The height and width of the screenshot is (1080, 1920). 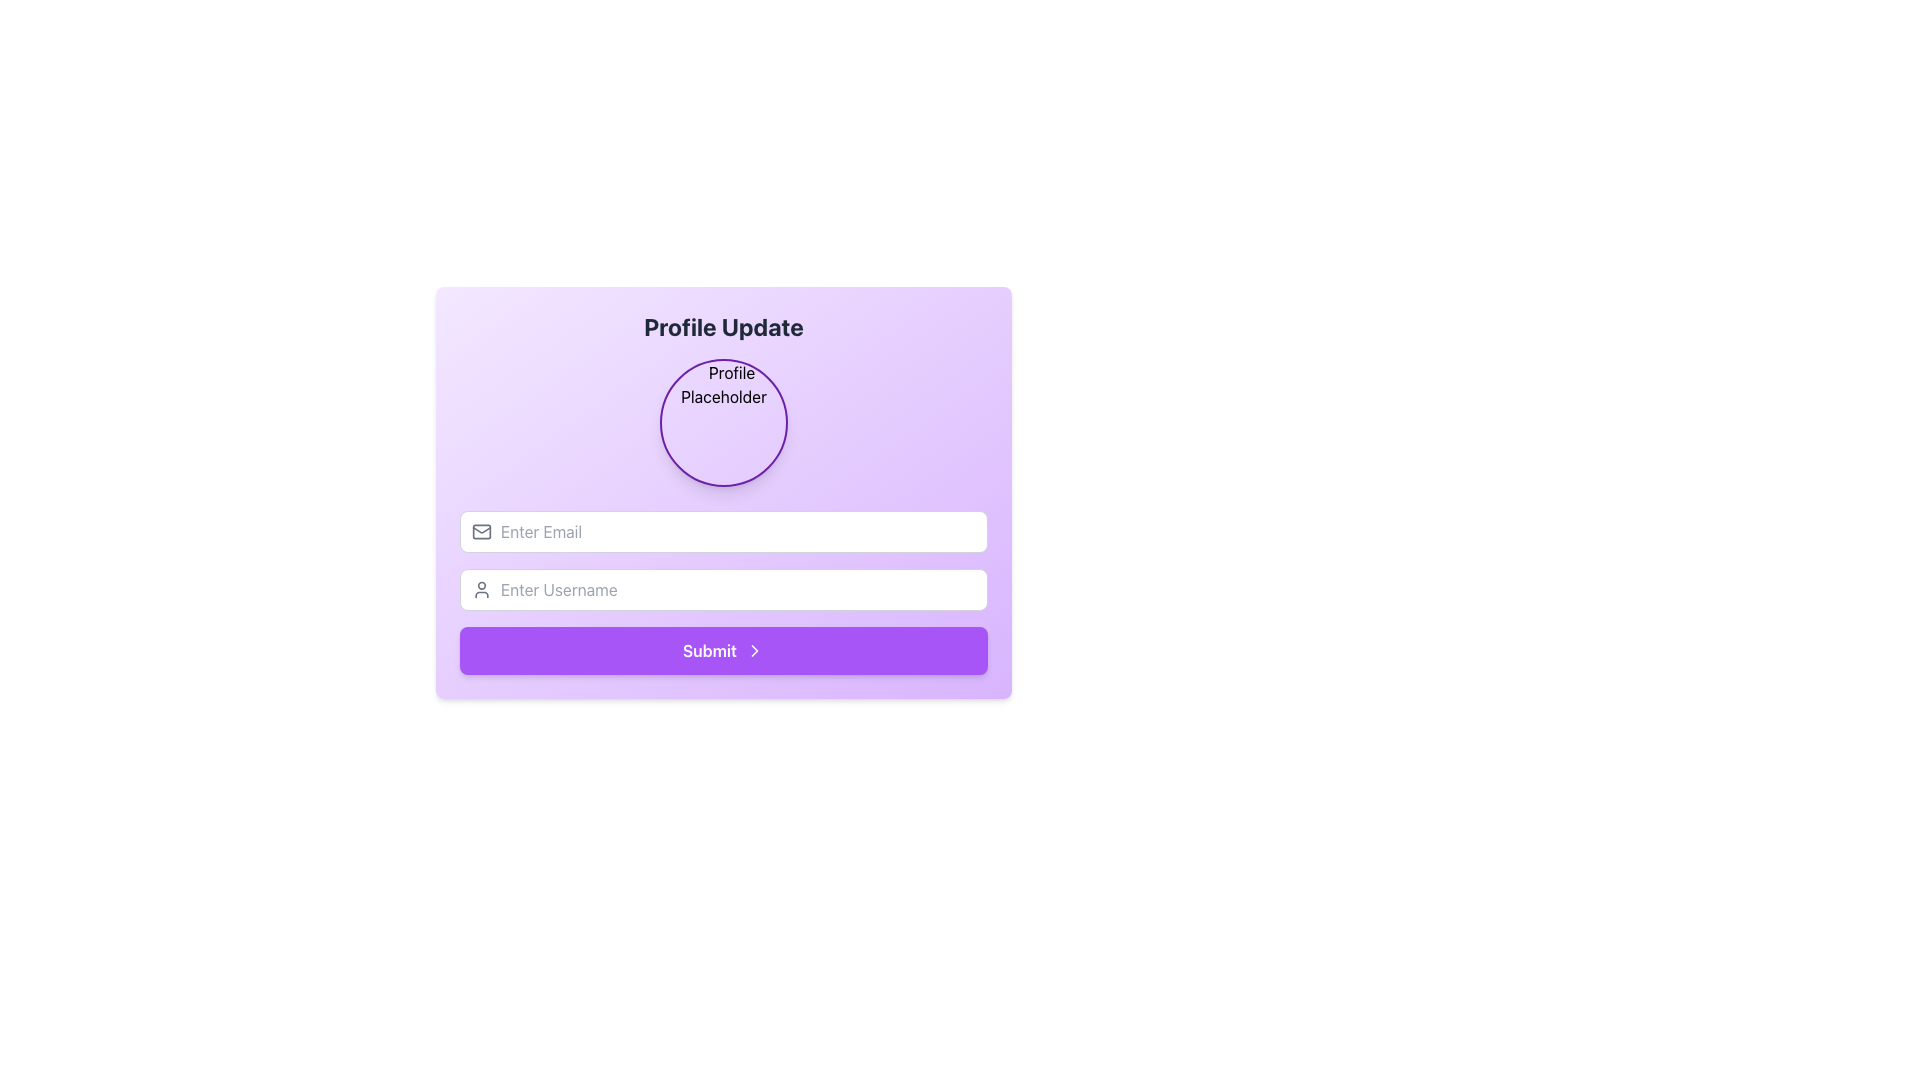 I want to click on the small user icon located to the left of the username input field, which visually resembles an outline of a person in light gray color, so click(x=481, y=589).